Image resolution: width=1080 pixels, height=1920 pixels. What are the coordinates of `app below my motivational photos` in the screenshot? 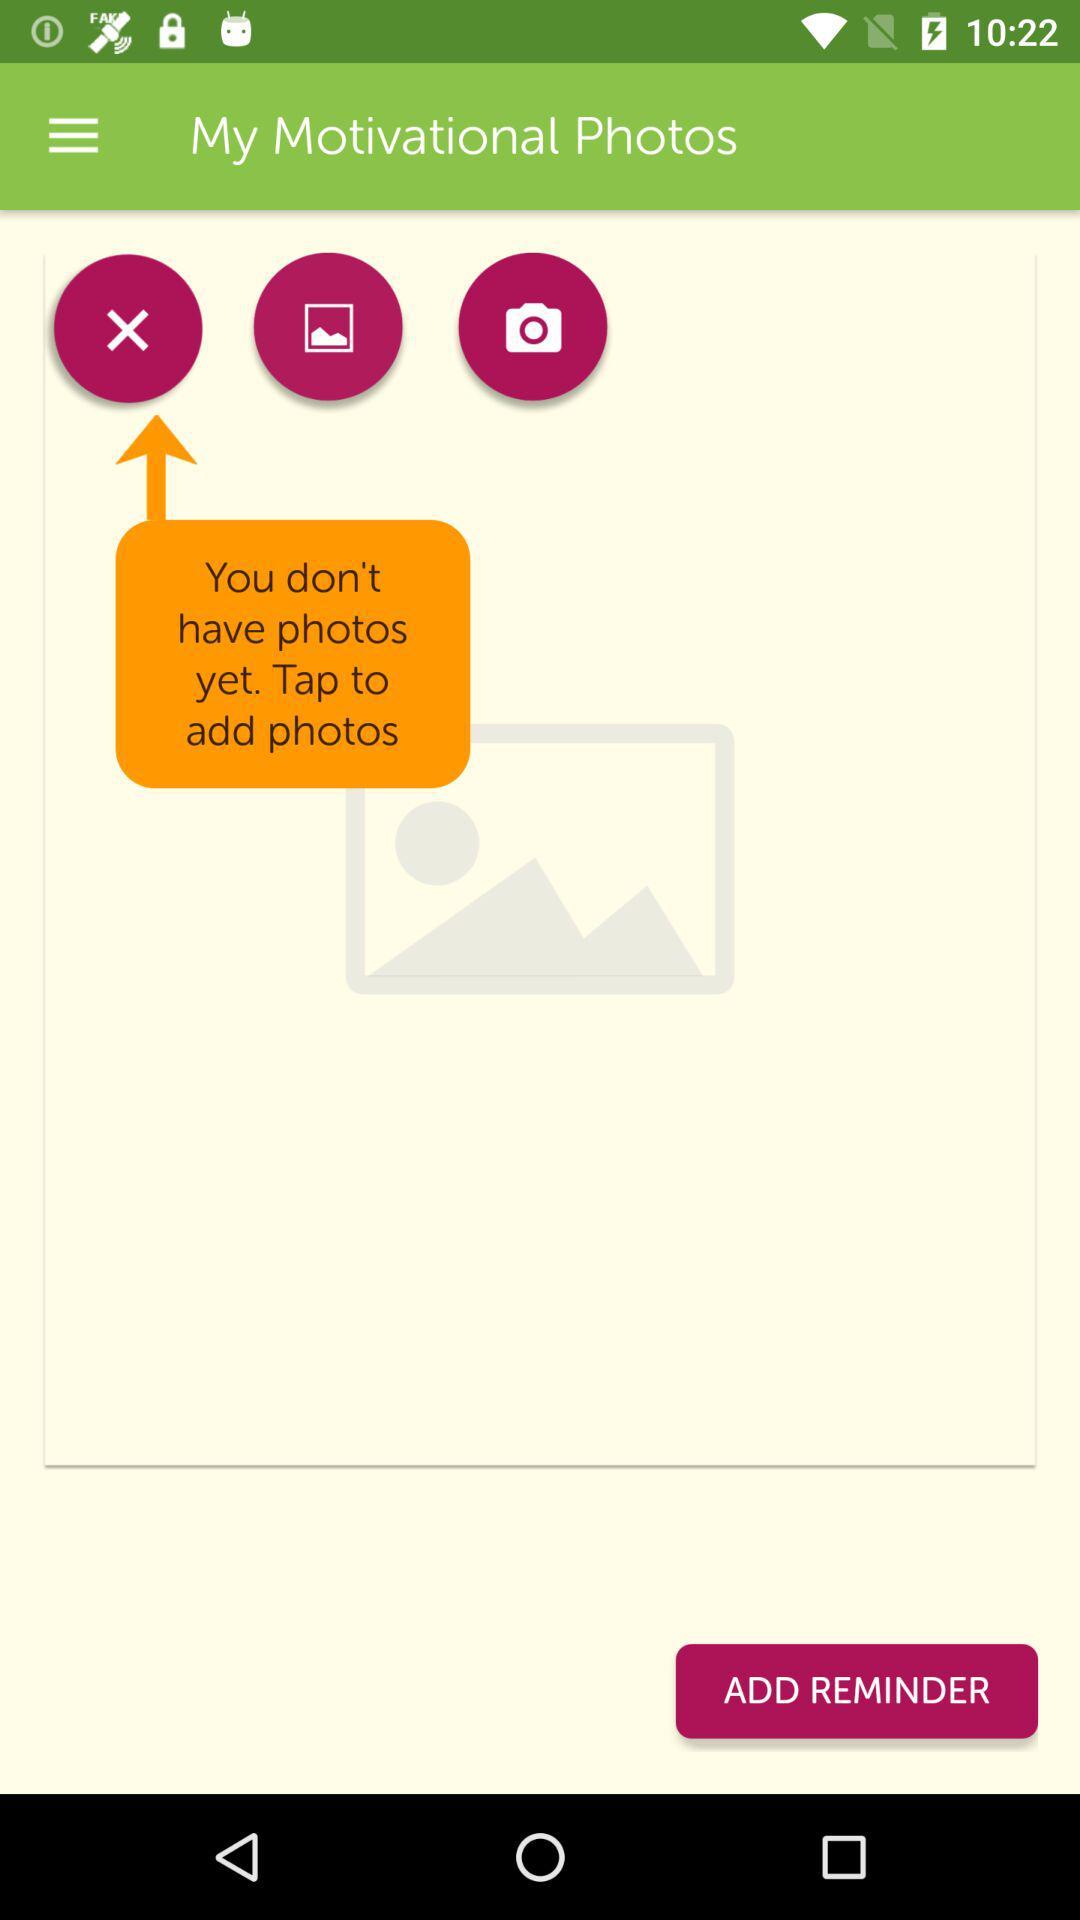 It's located at (327, 333).